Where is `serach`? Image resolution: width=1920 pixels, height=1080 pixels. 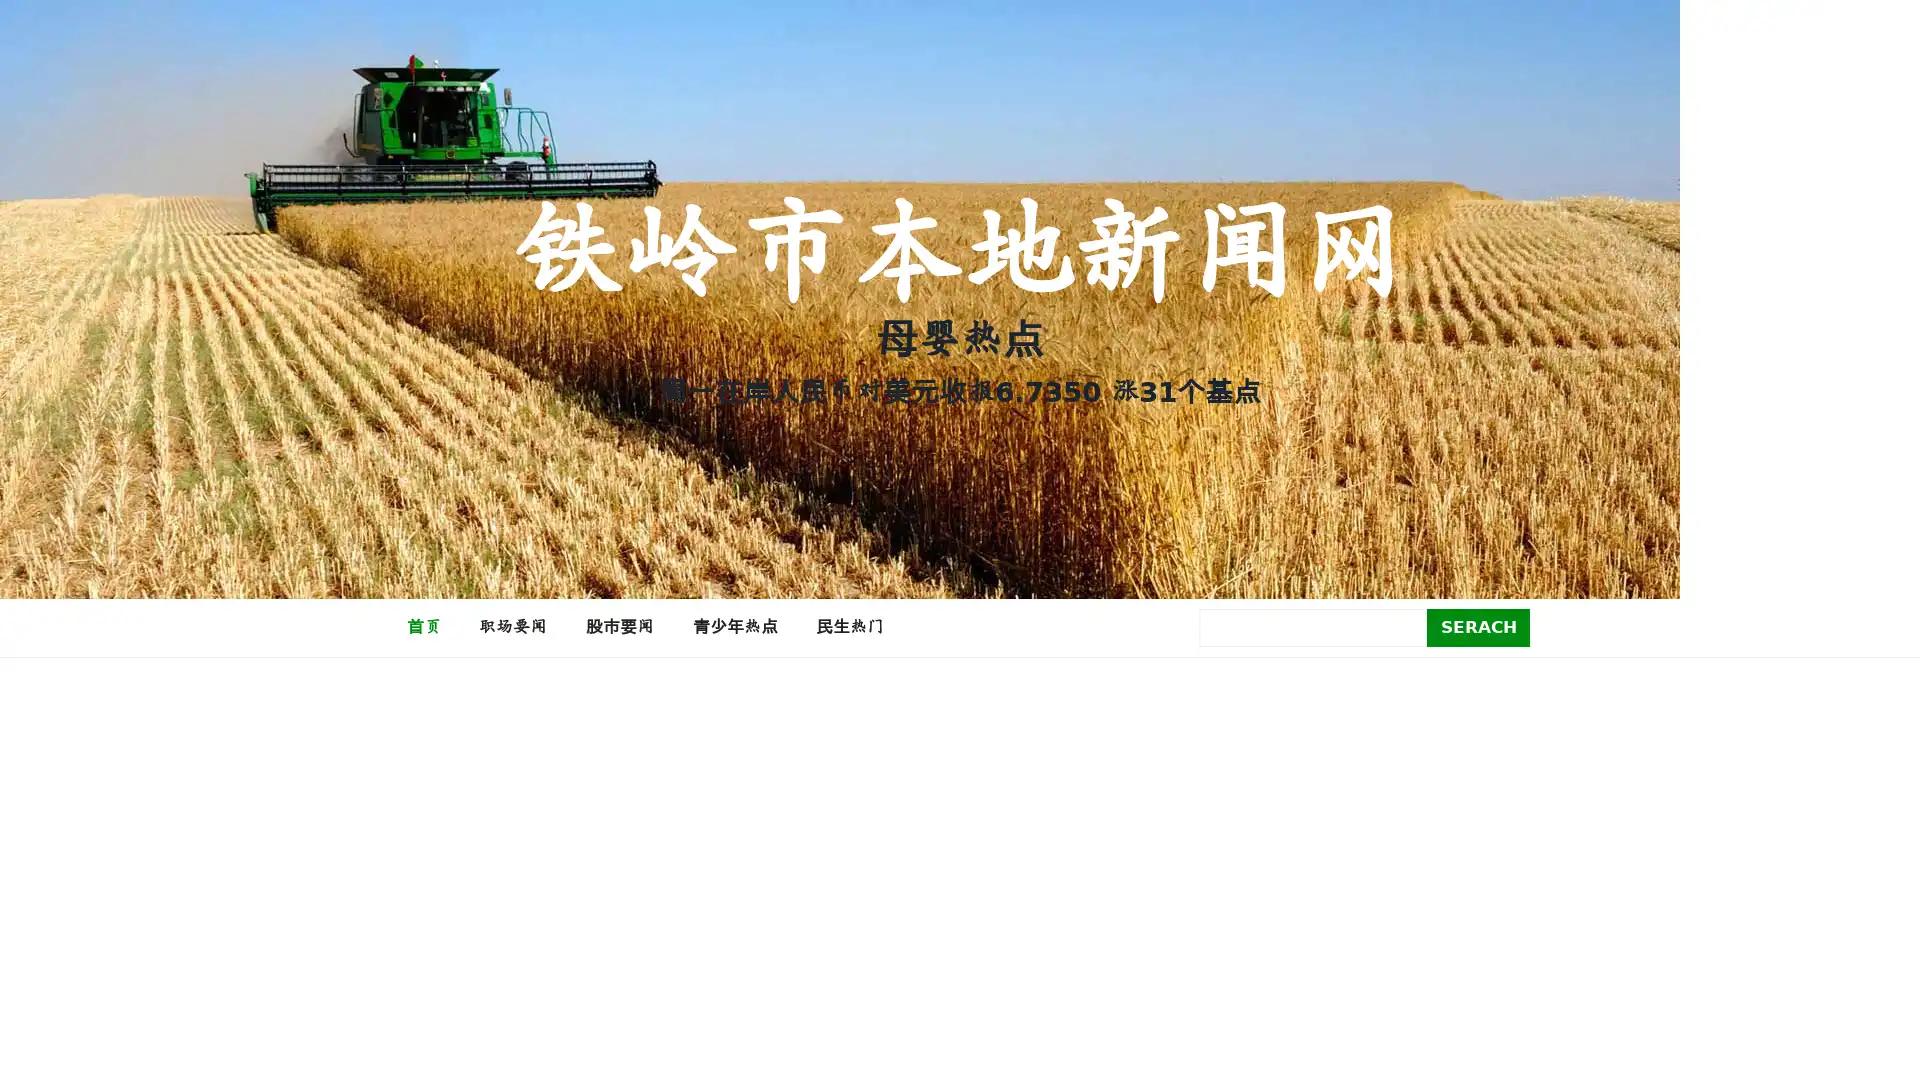 serach is located at coordinates (1478, 626).